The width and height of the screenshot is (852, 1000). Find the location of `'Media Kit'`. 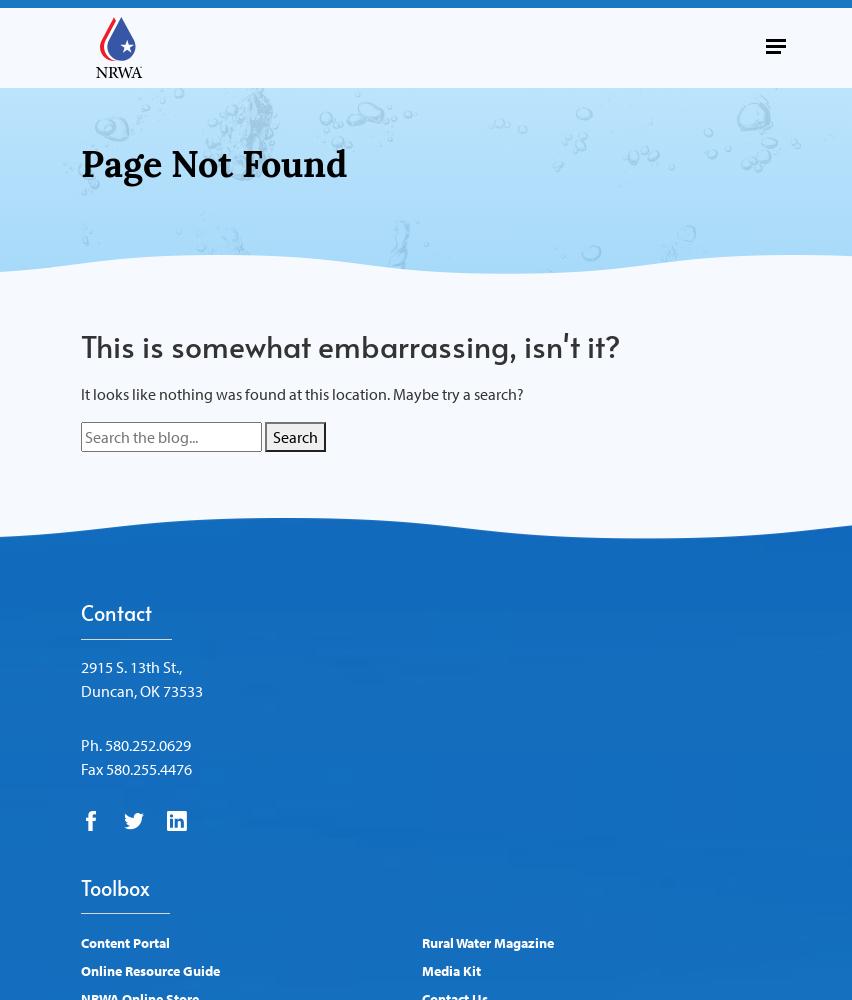

'Media Kit' is located at coordinates (450, 970).